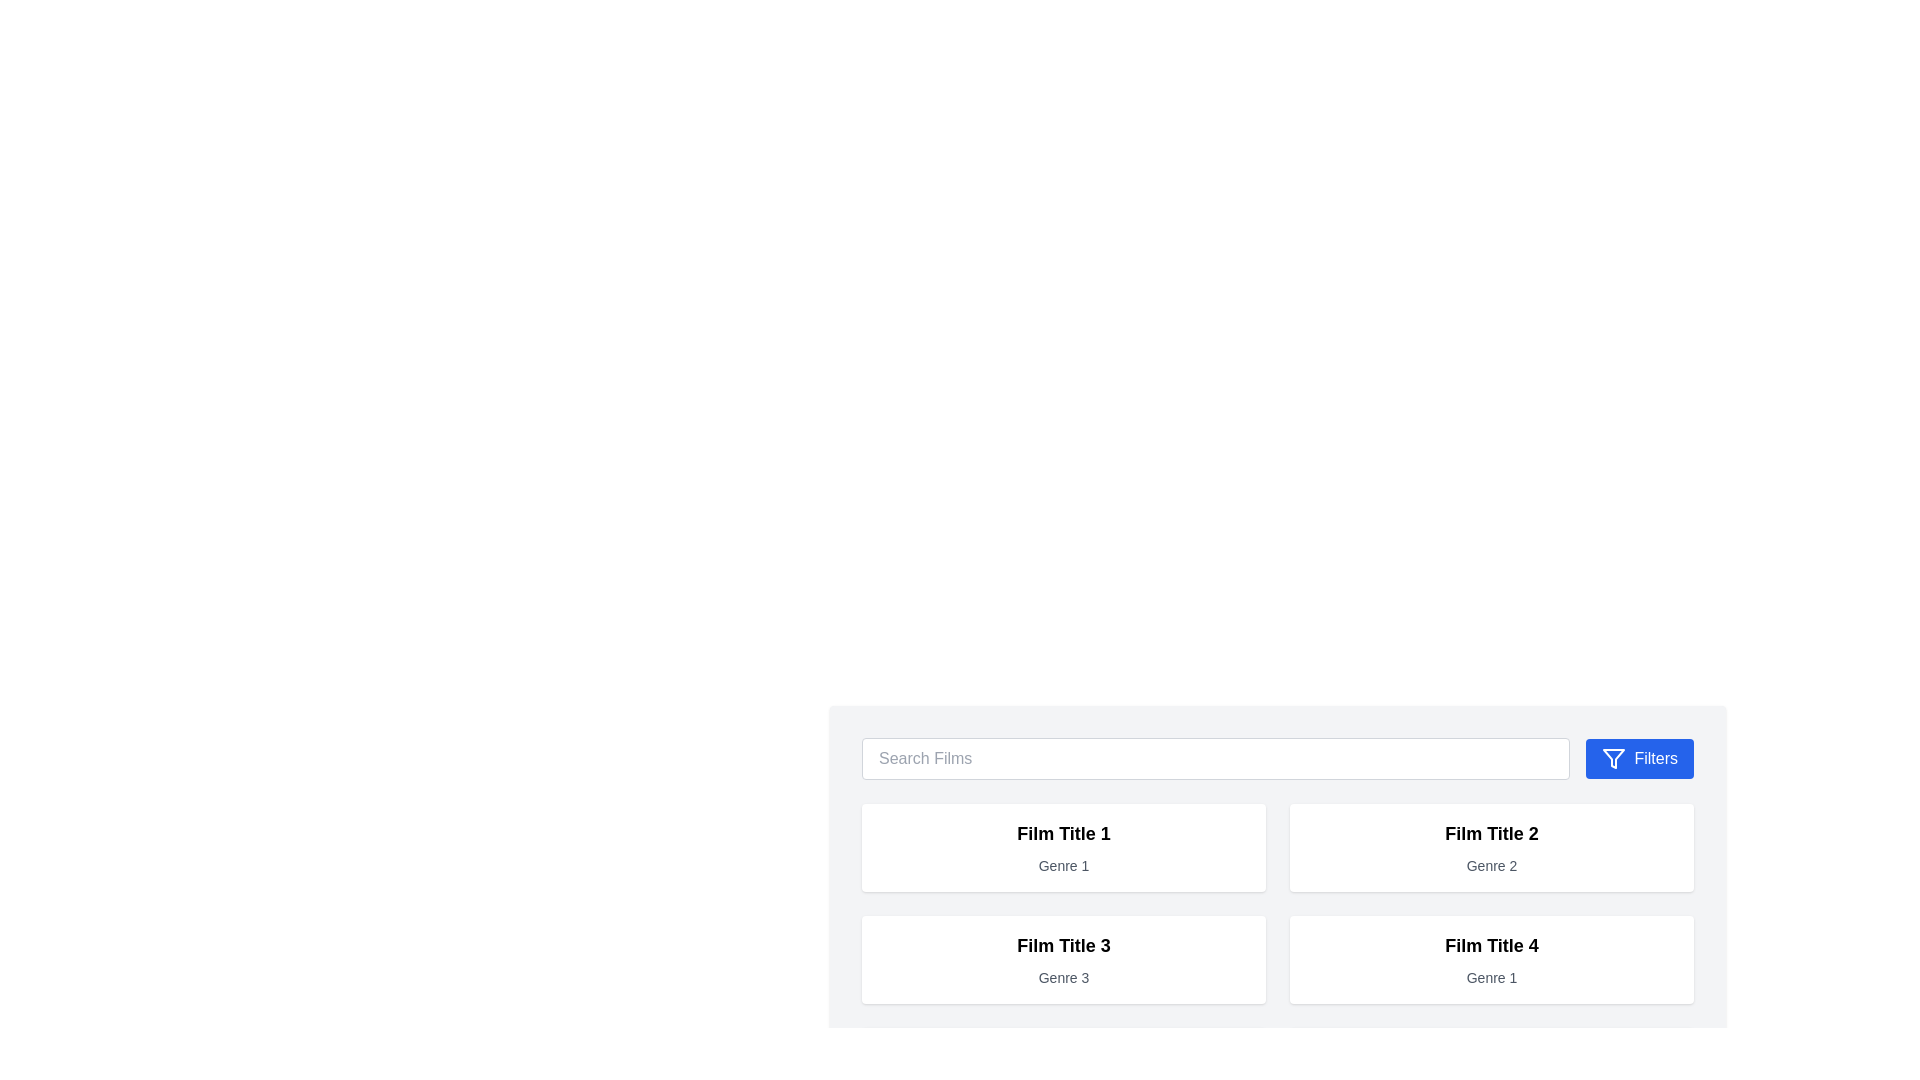  What do you see at coordinates (1063, 945) in the screenshot?
I see `the text label located in the lower-left box of the grid layout, positioned above 'Genre 3'` at bounding box center [1063, 945].